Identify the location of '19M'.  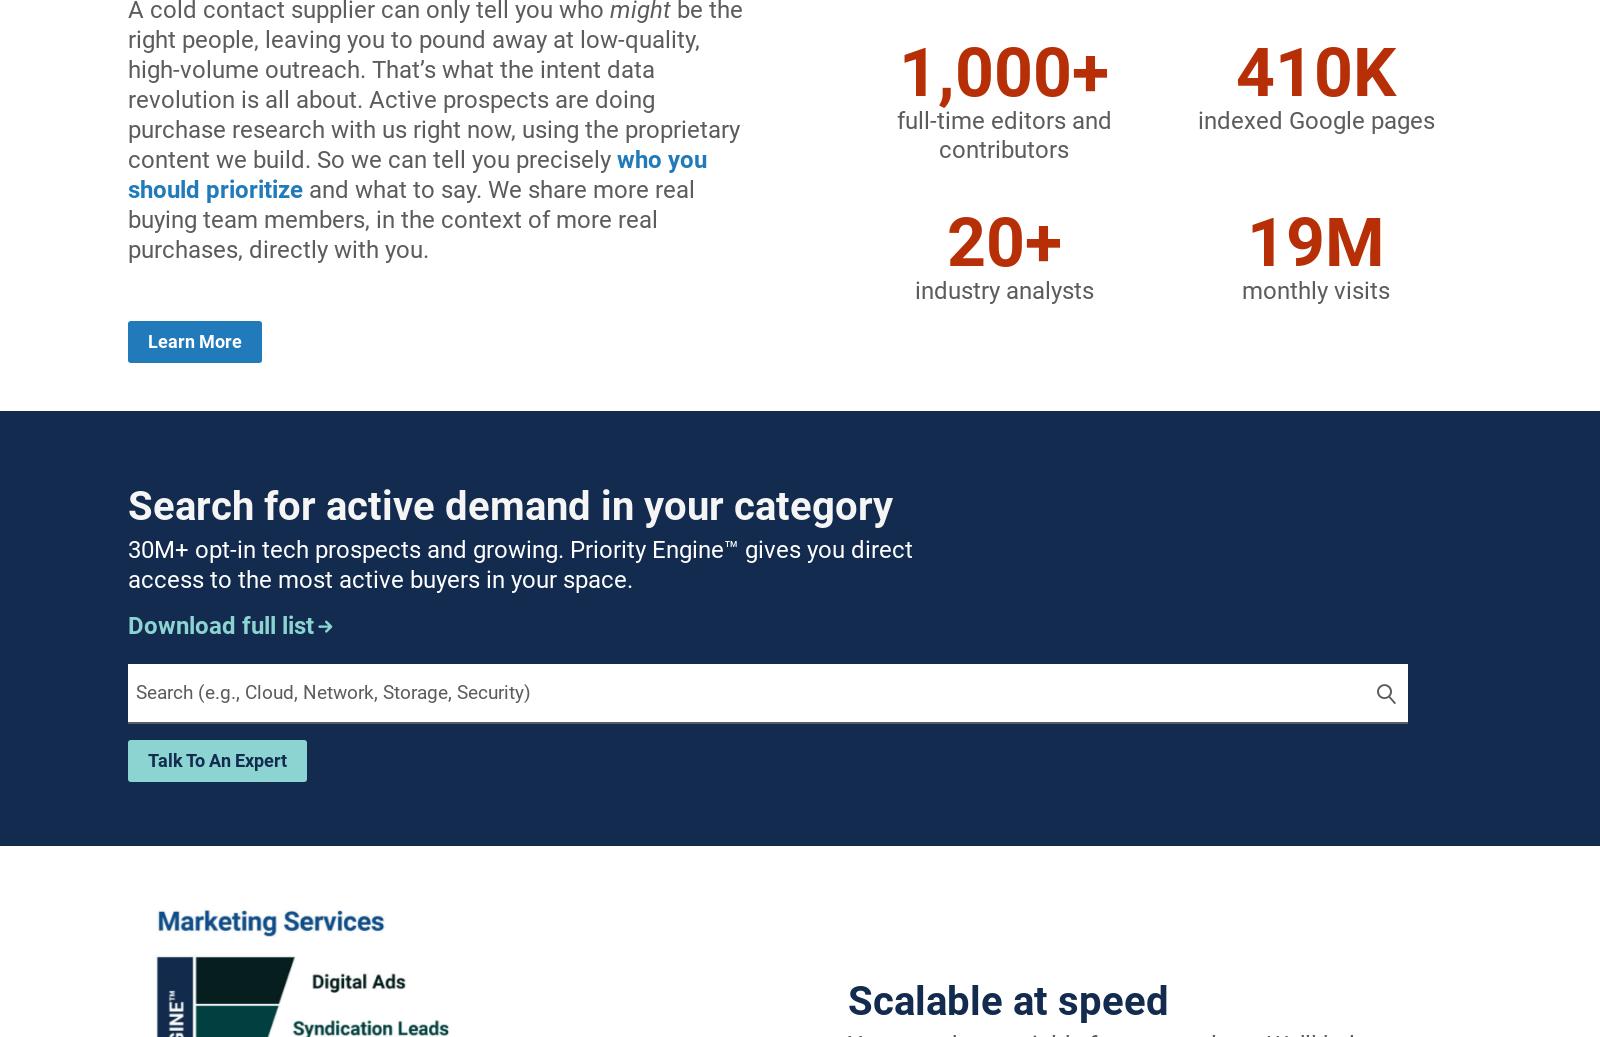
(1246, 241).